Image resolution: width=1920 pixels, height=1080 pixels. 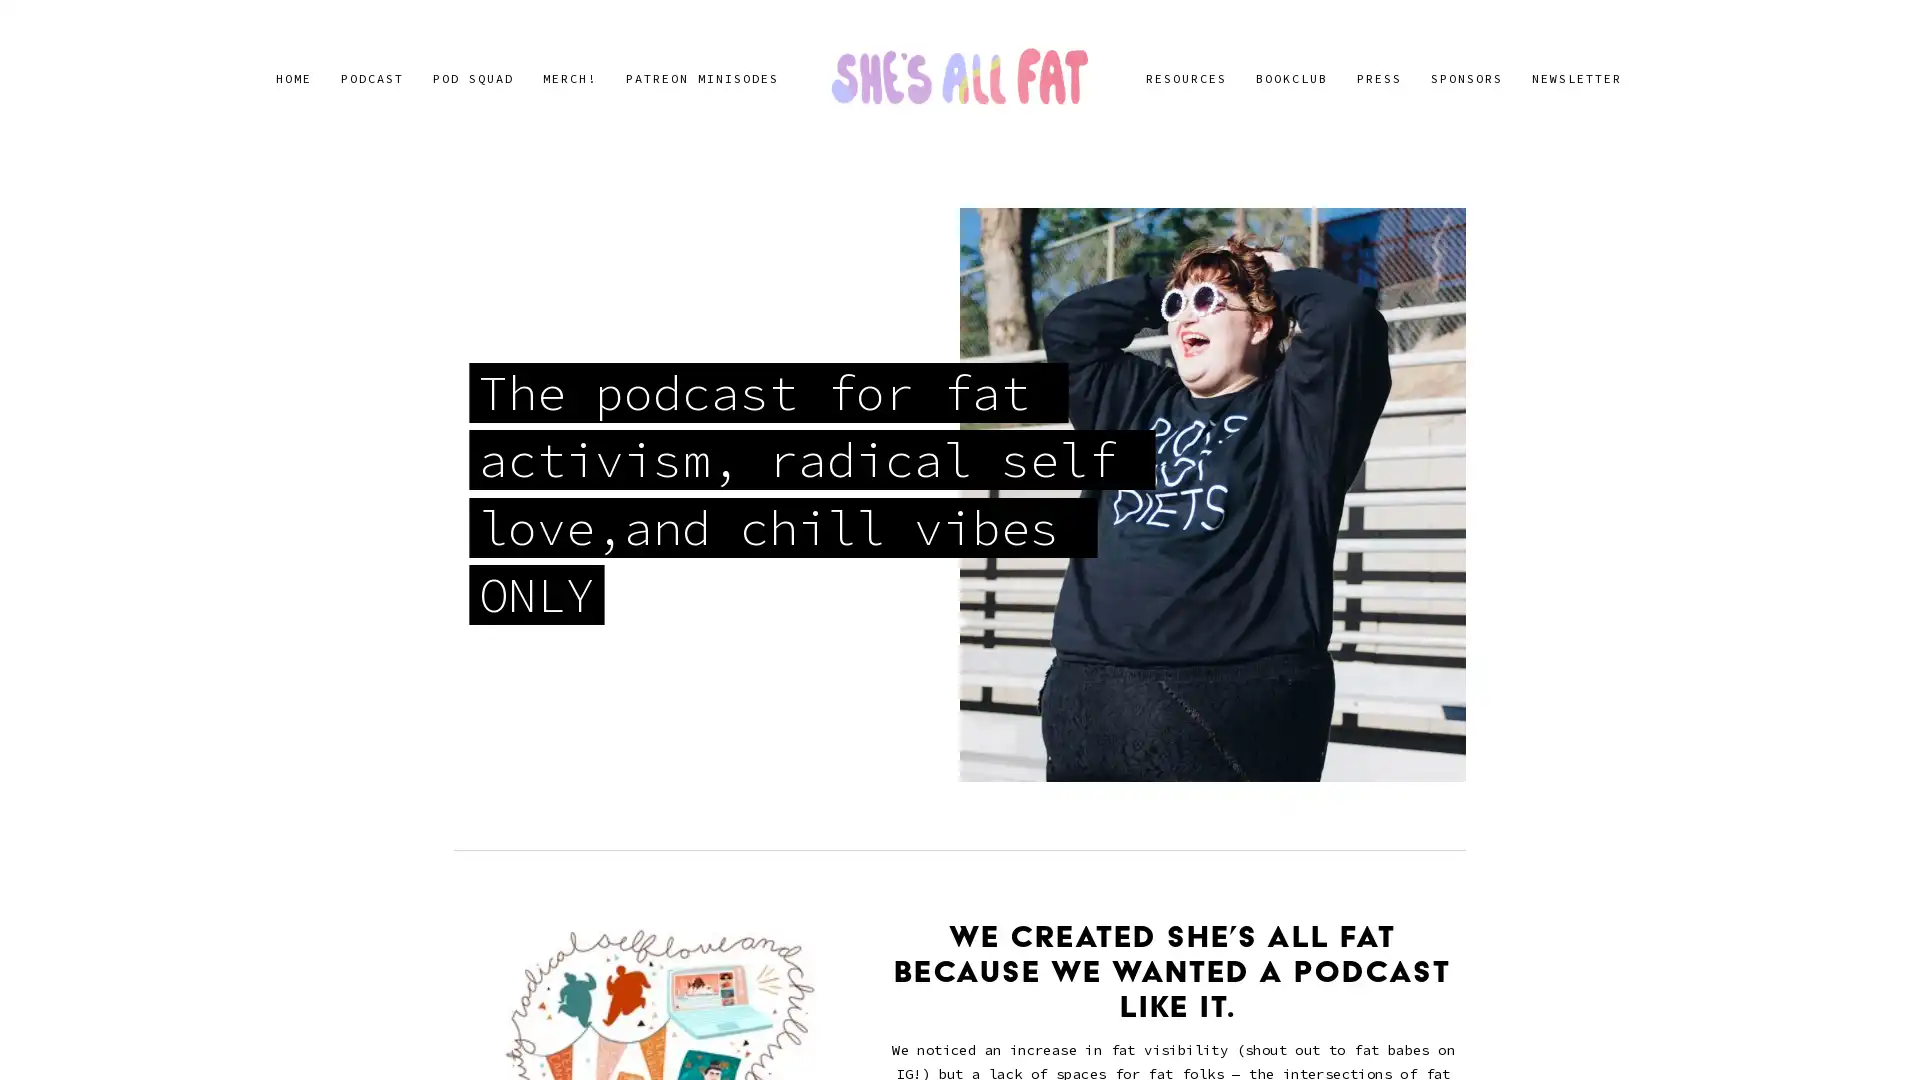 What do you see at coordinates (1311, 301) in the screenshot?
I see `Close` at bounding box center [1311, 301].